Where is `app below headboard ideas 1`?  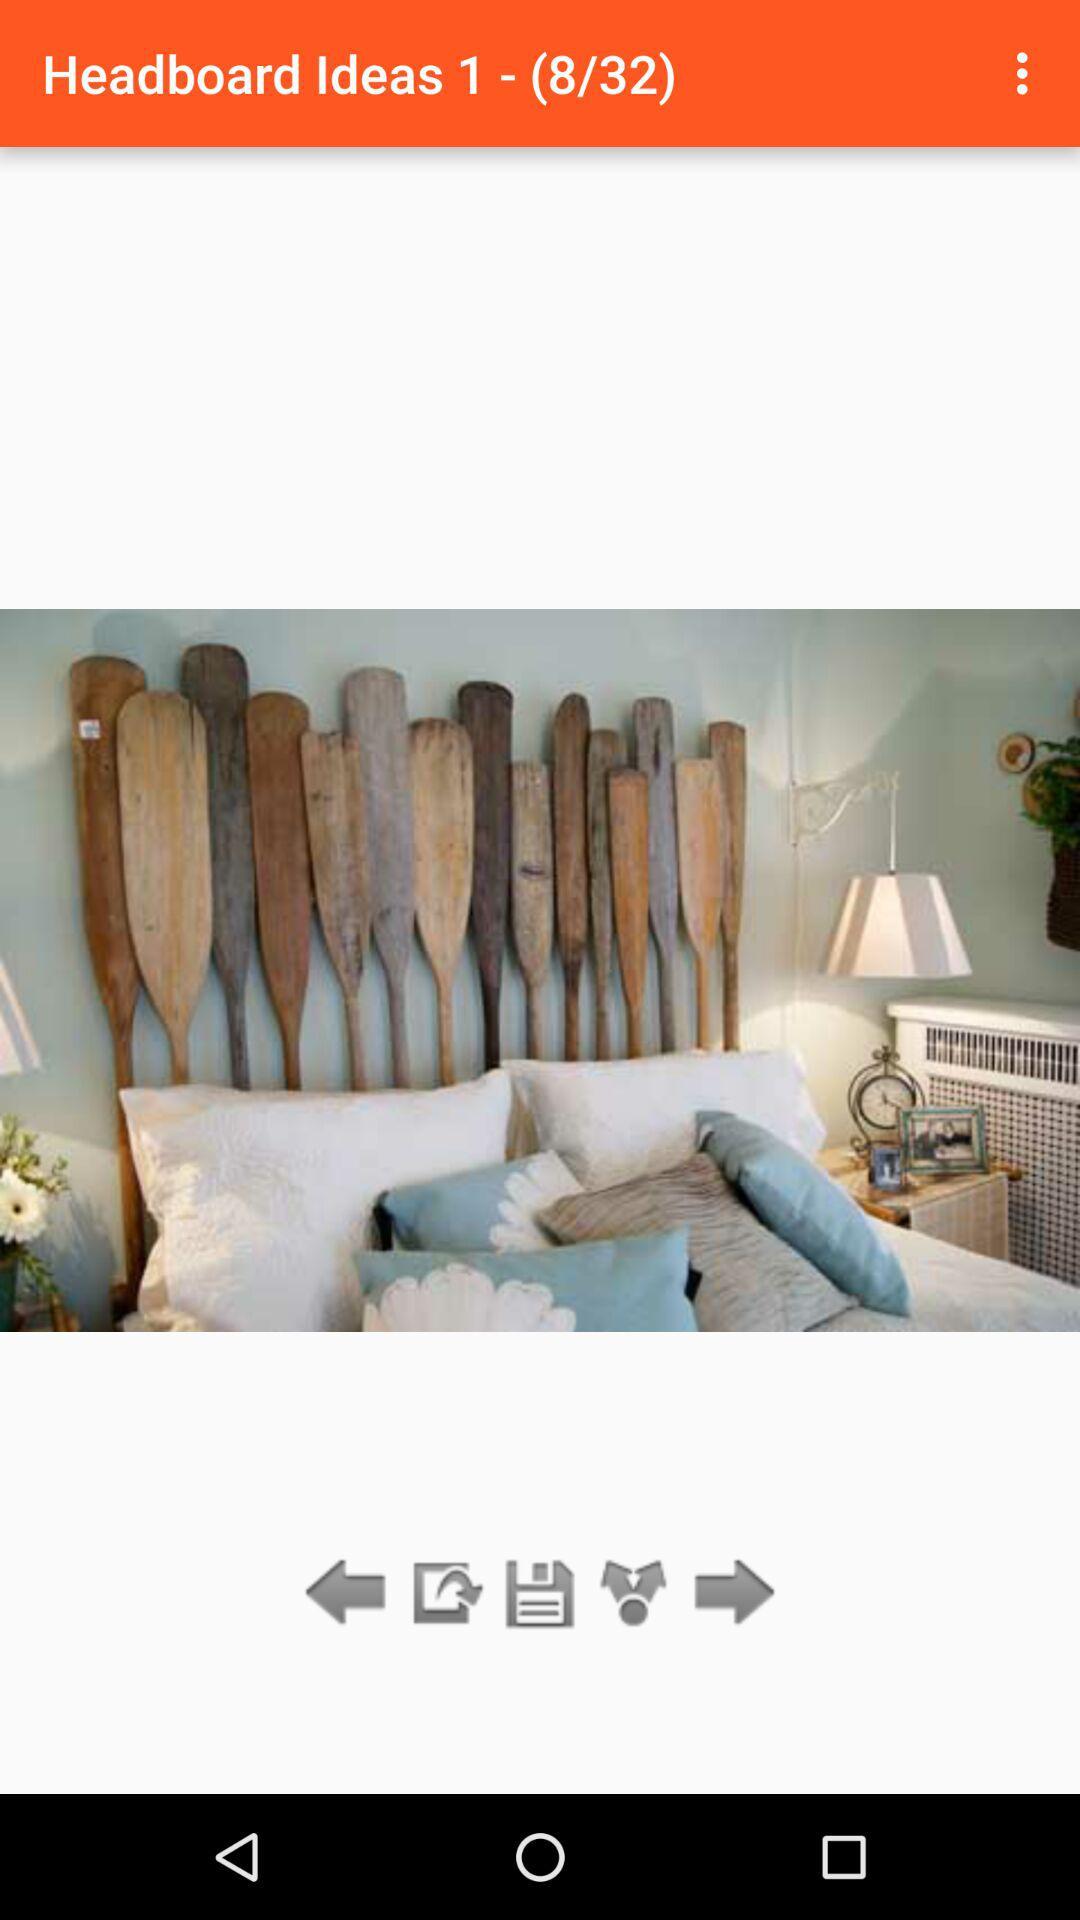
app below headboard ideas 1 is located at coordinates (634, 1593).